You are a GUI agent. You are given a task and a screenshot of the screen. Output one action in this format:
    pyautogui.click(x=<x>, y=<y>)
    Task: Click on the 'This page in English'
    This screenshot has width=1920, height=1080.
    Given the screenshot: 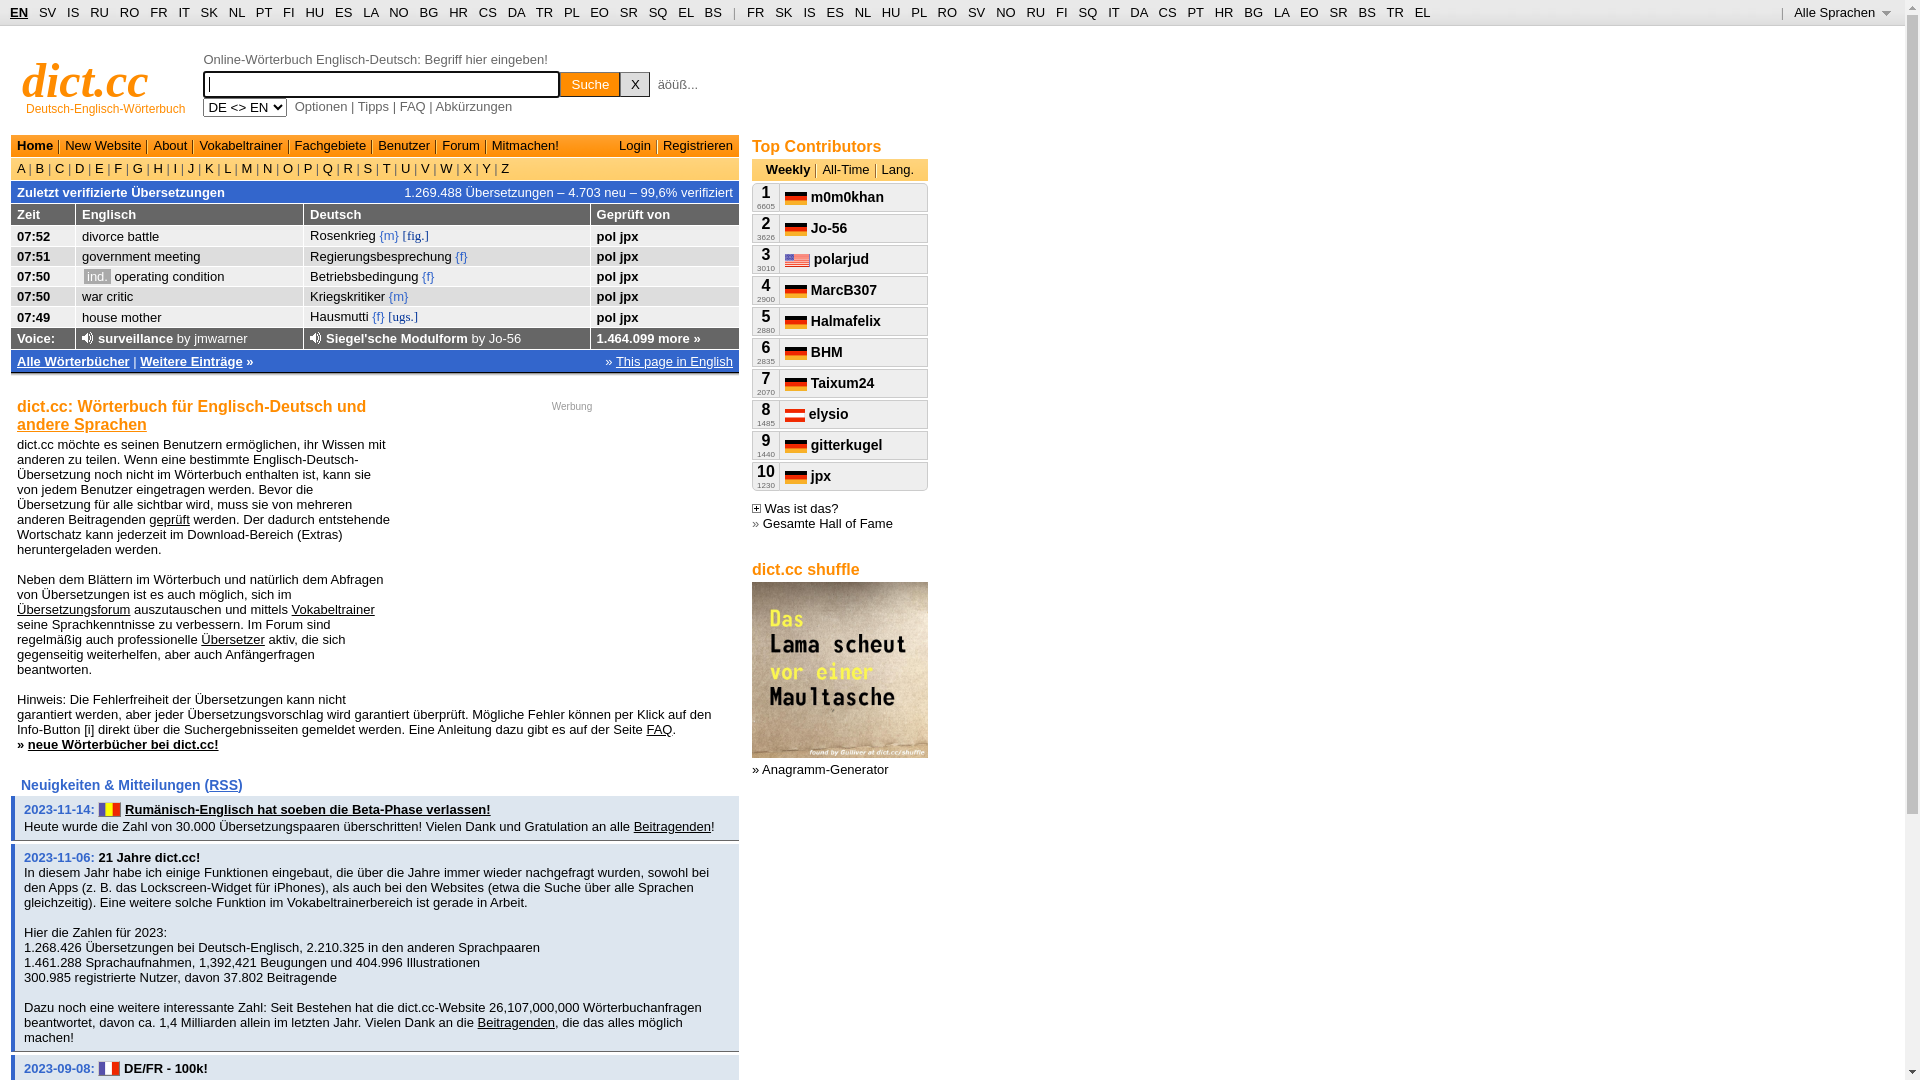 What is the action you would take?
    pyautogui.click(x=674, y=361)
    